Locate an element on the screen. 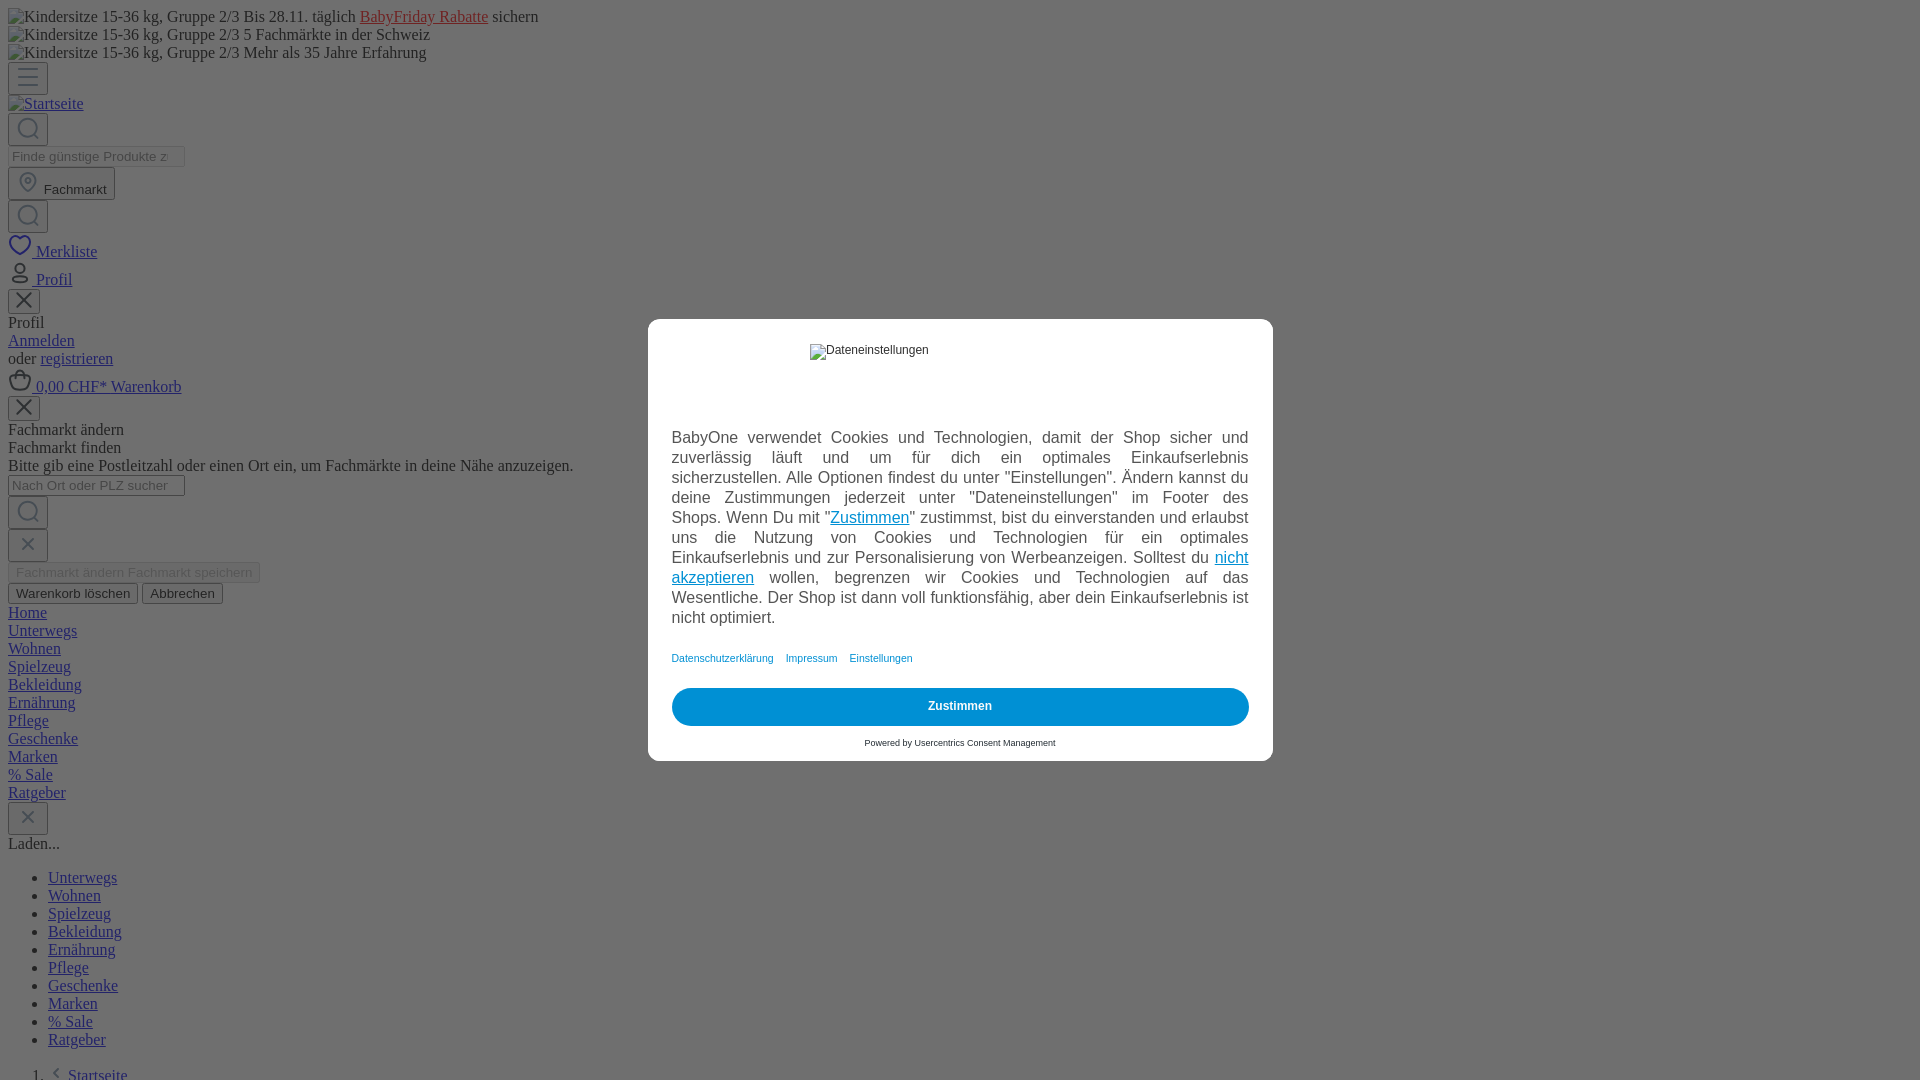 The image size is (1920, 1080). 'Anmelden' is located at coordinates (41, 339).